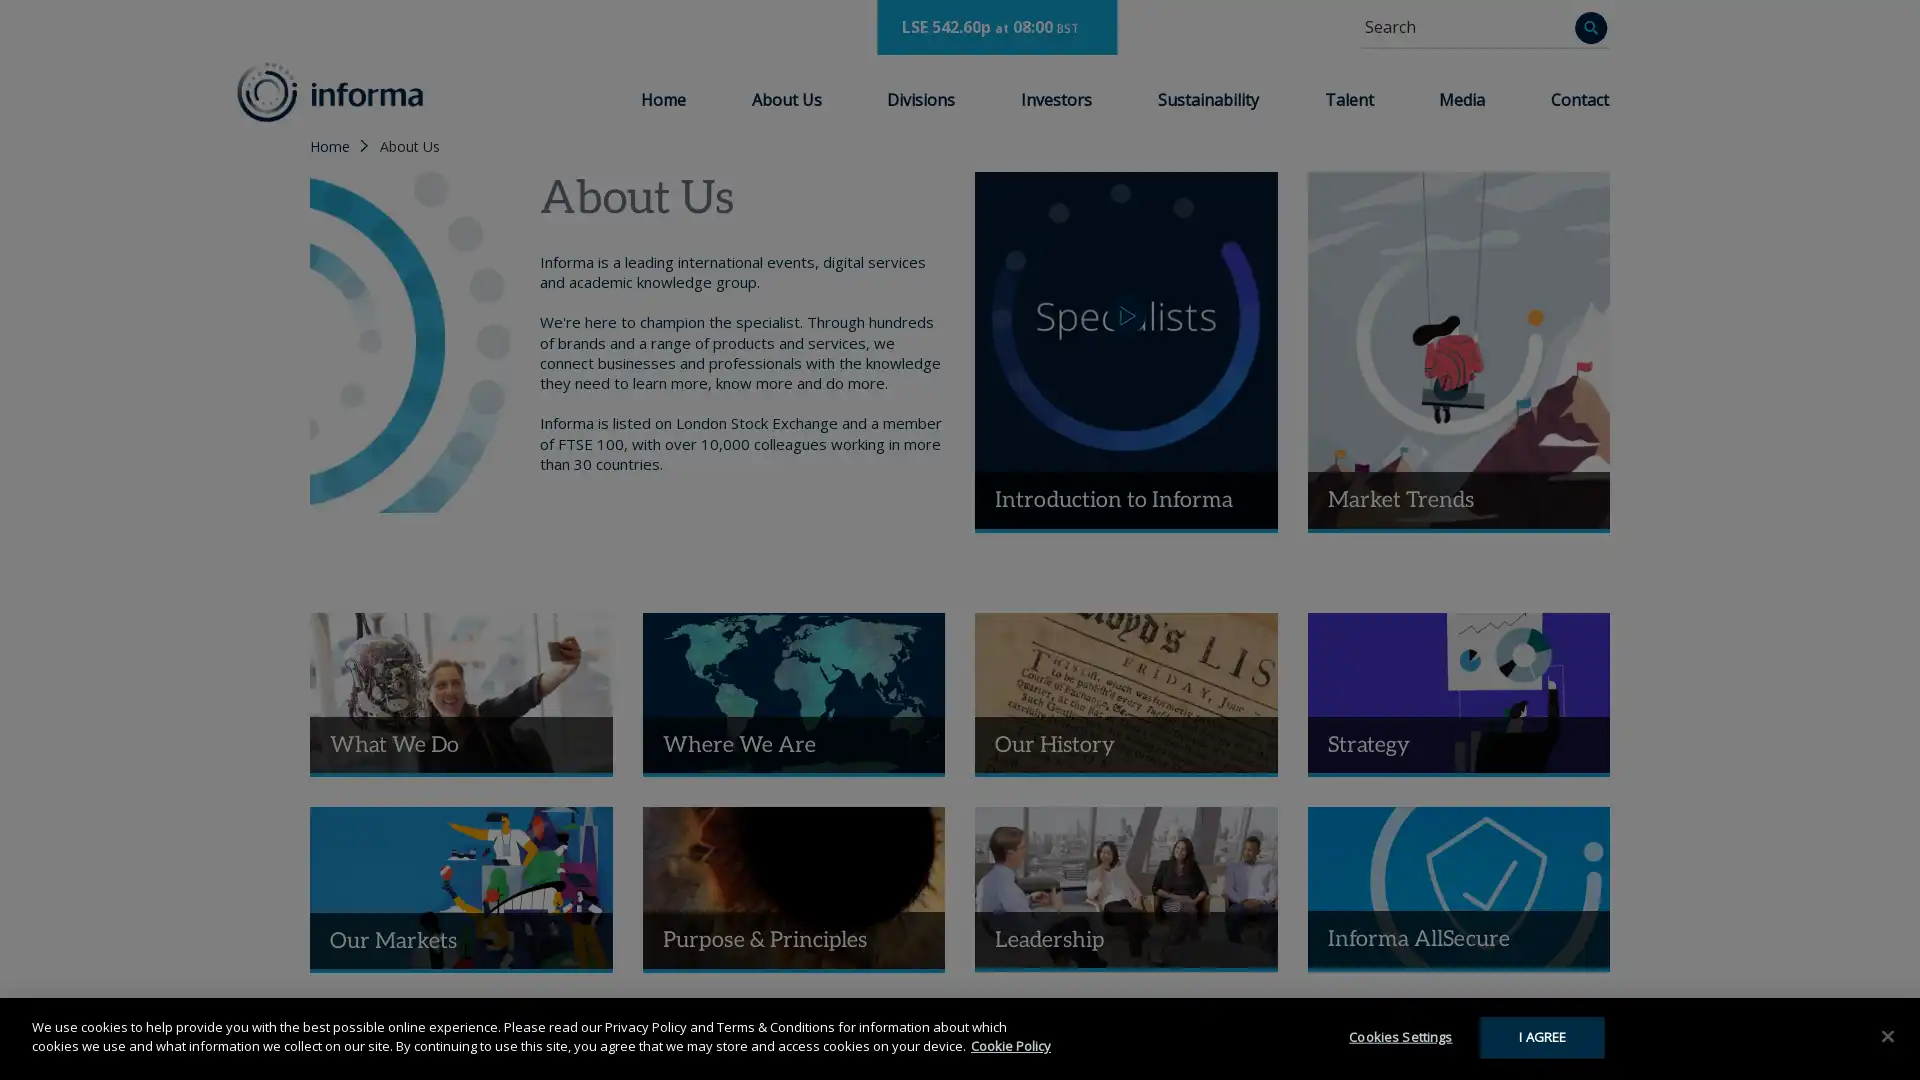 The image size is (1920, 1080). I want to click on Cookies Settings, so click(1399, 1036).